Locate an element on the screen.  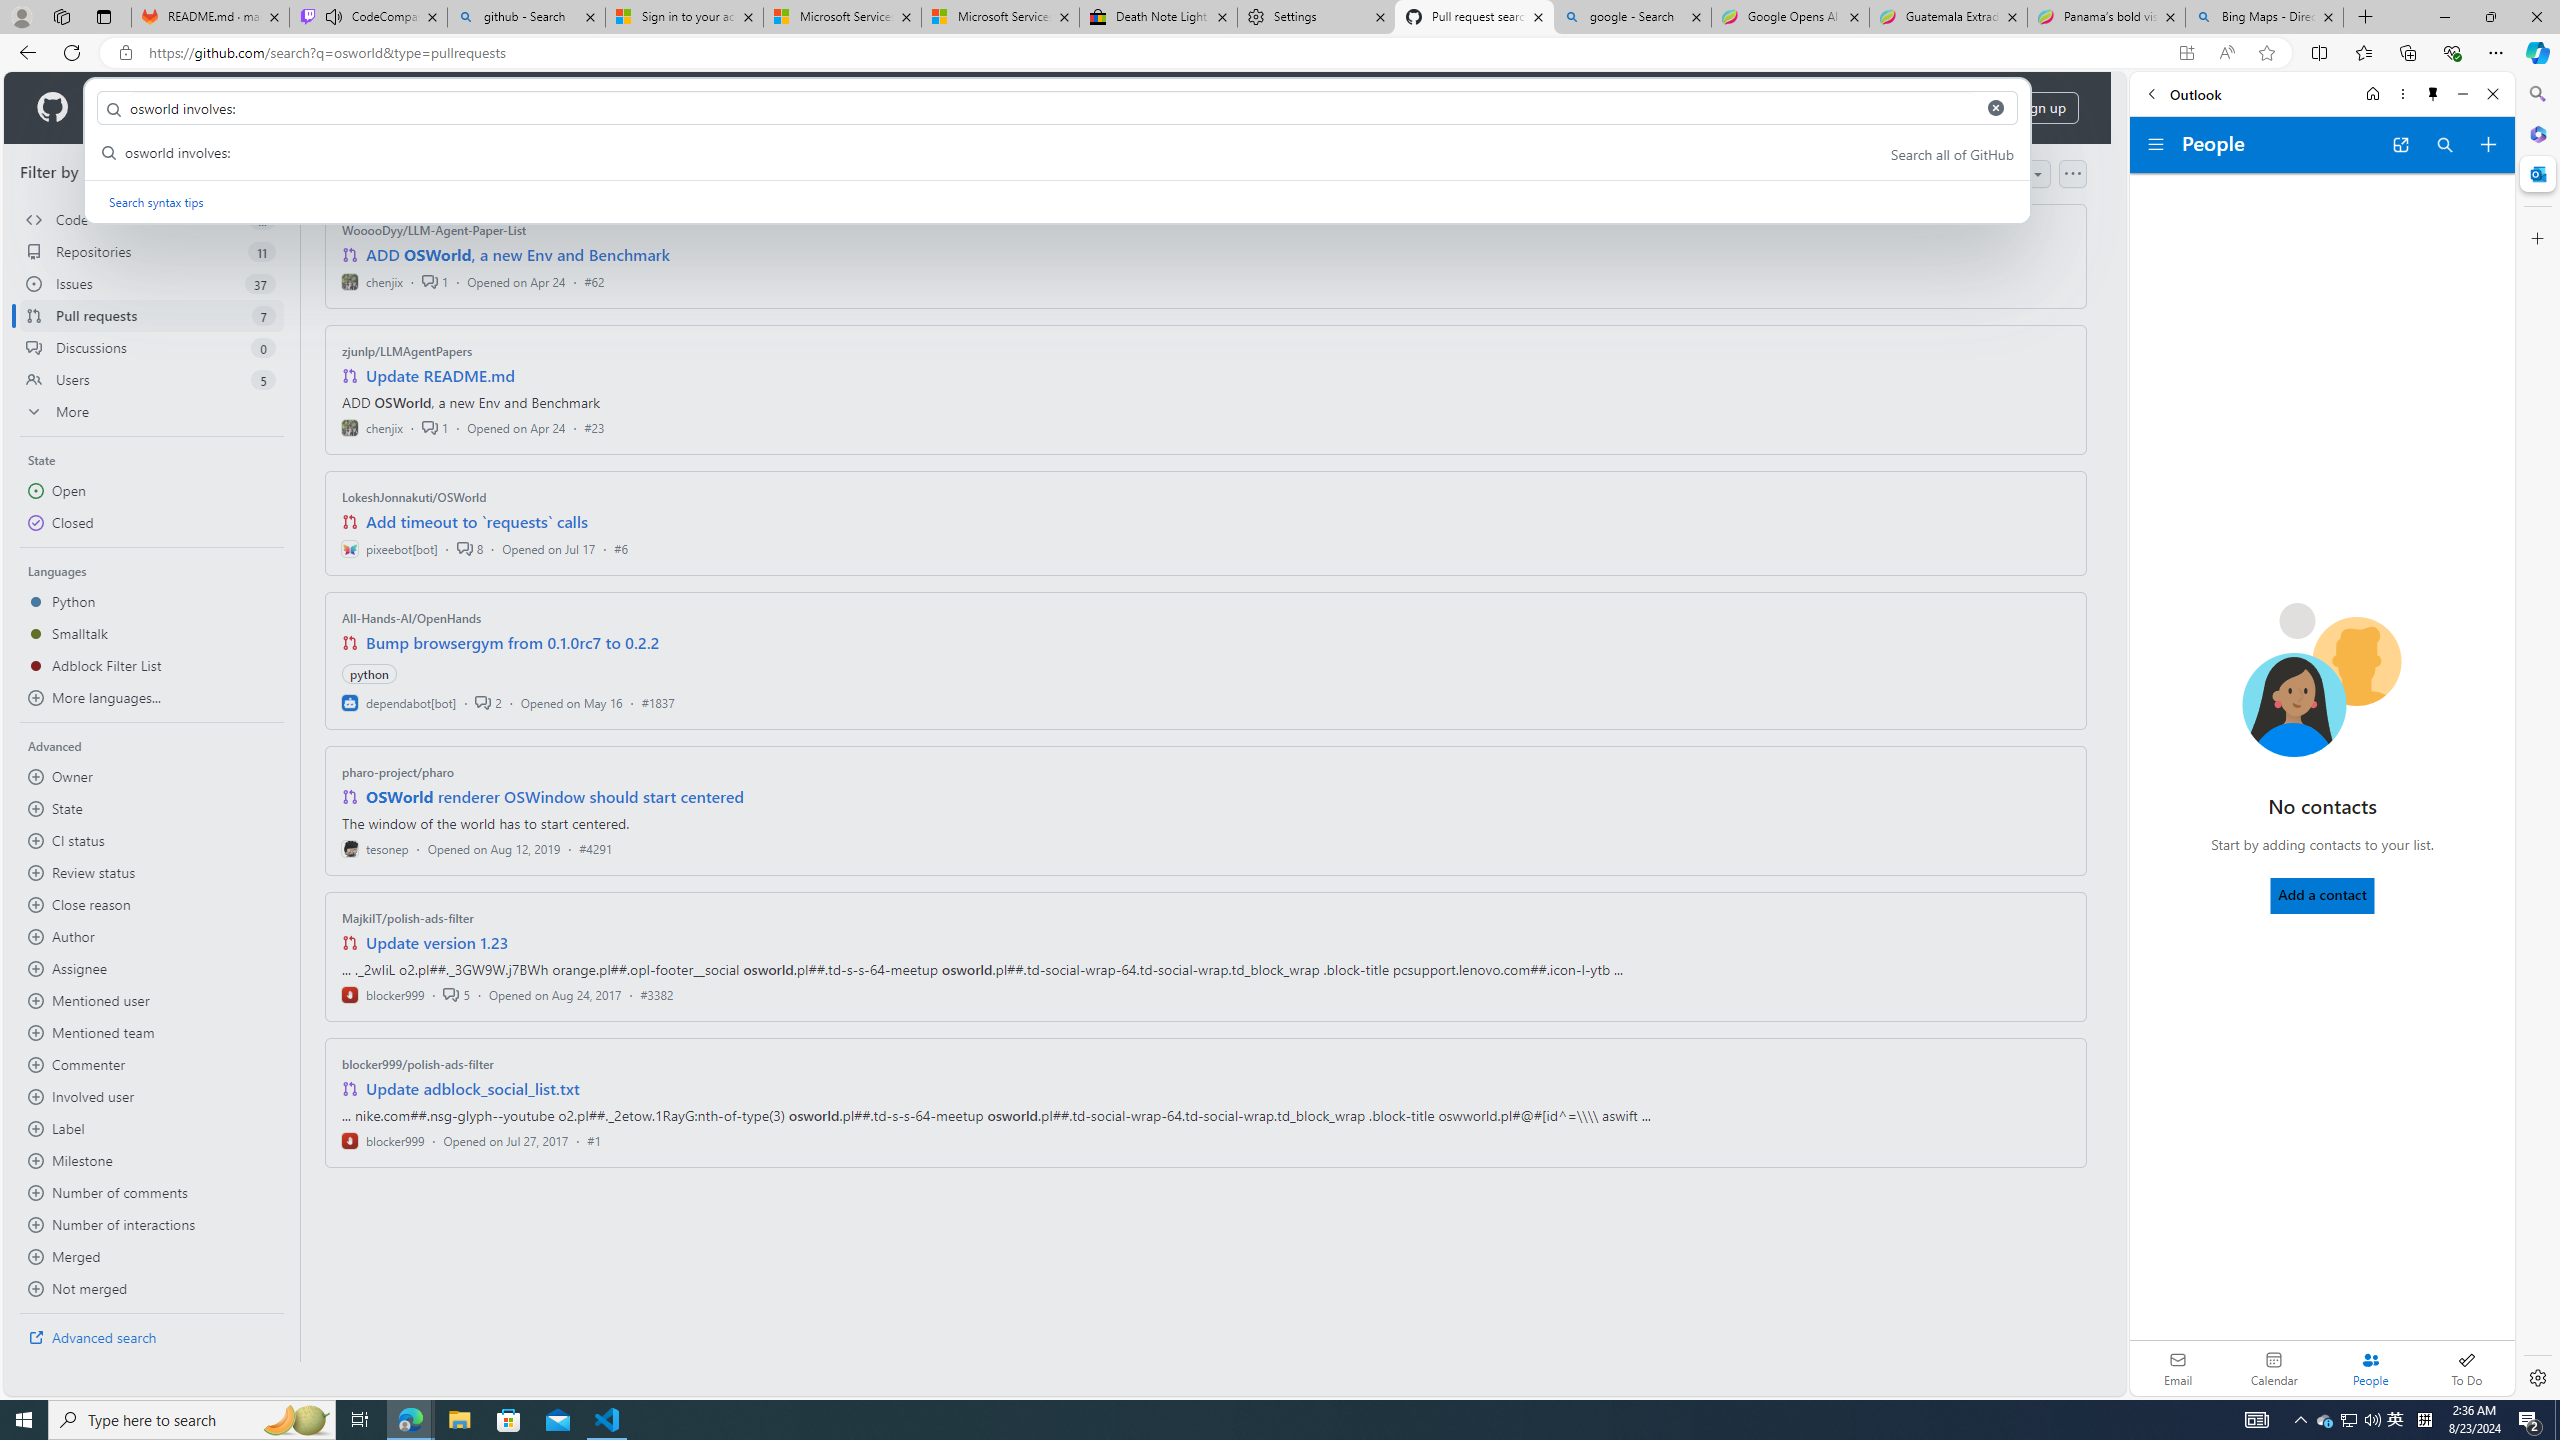
'Calendar. Date today is 22' is located at coordinates (2274, 1367).